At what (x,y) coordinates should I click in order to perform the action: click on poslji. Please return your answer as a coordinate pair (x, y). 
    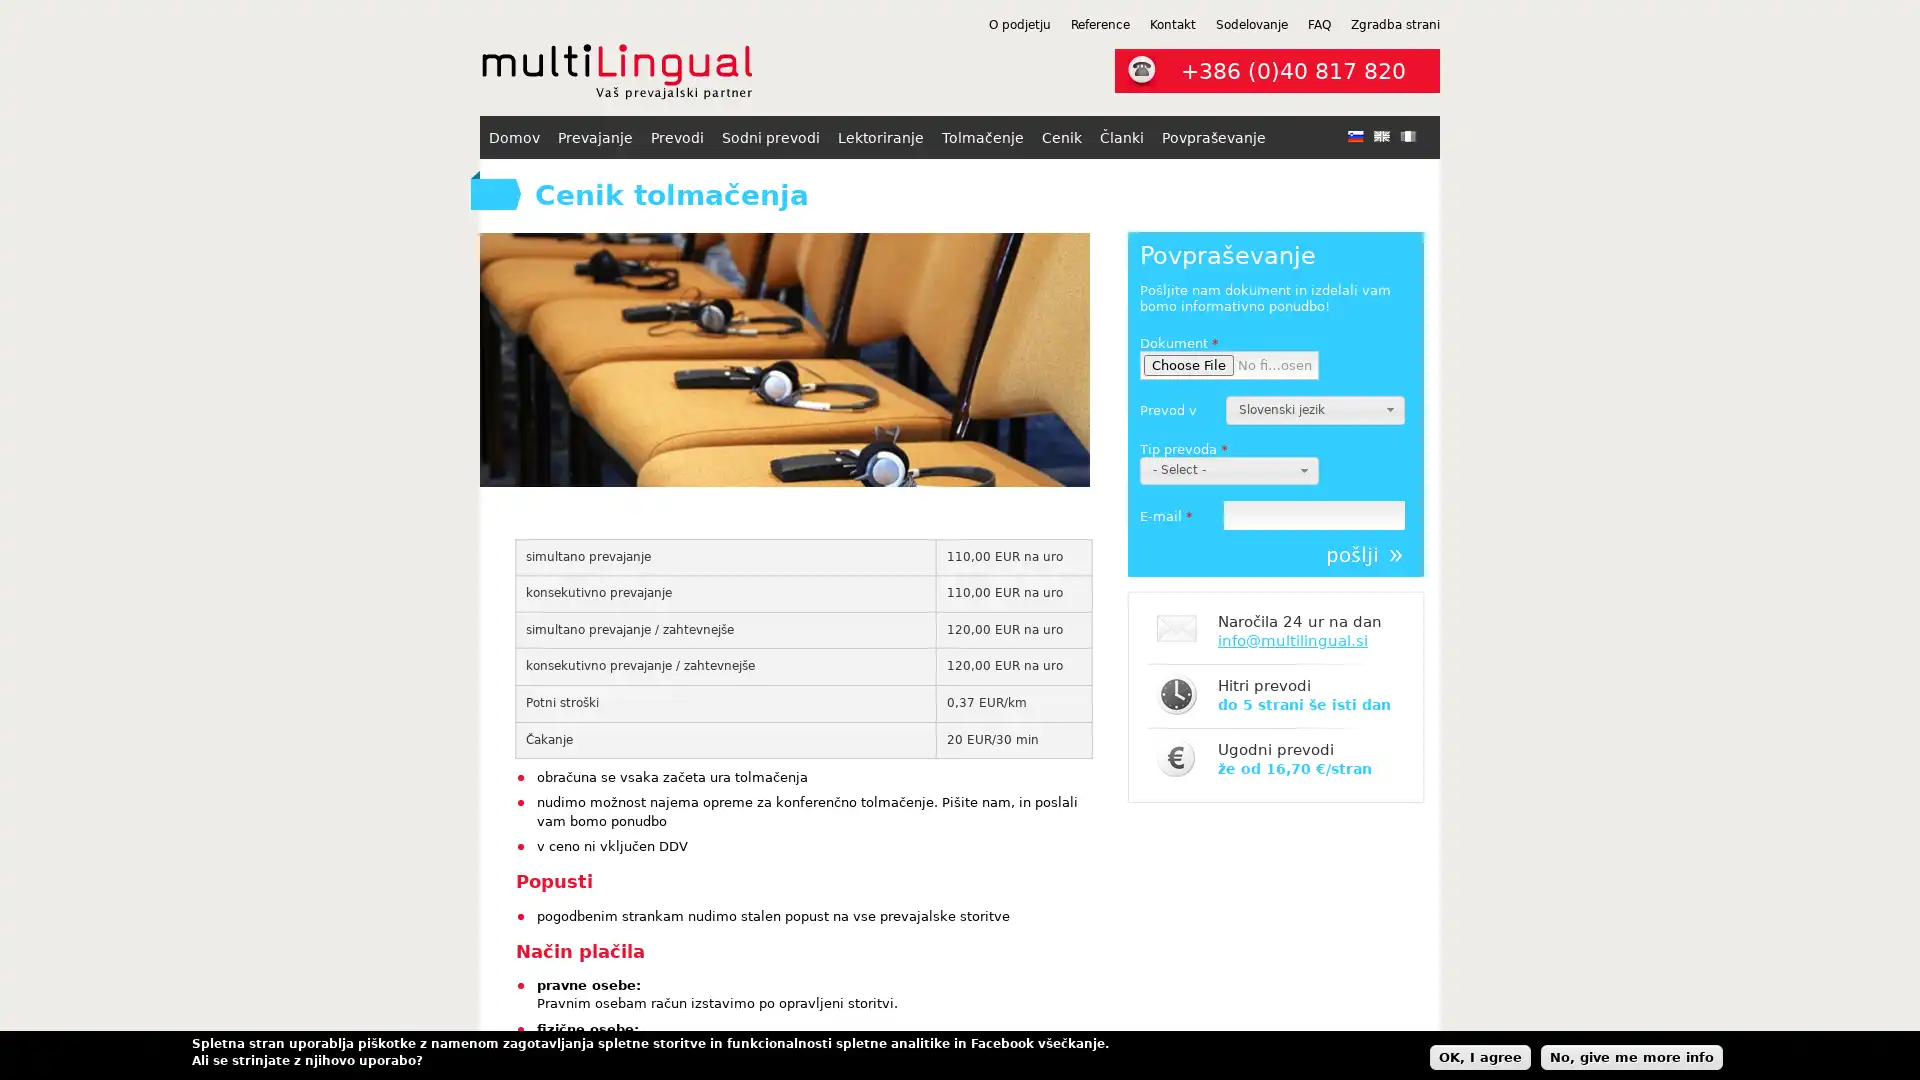
    Looking at the image, I should click on (1363, 555).